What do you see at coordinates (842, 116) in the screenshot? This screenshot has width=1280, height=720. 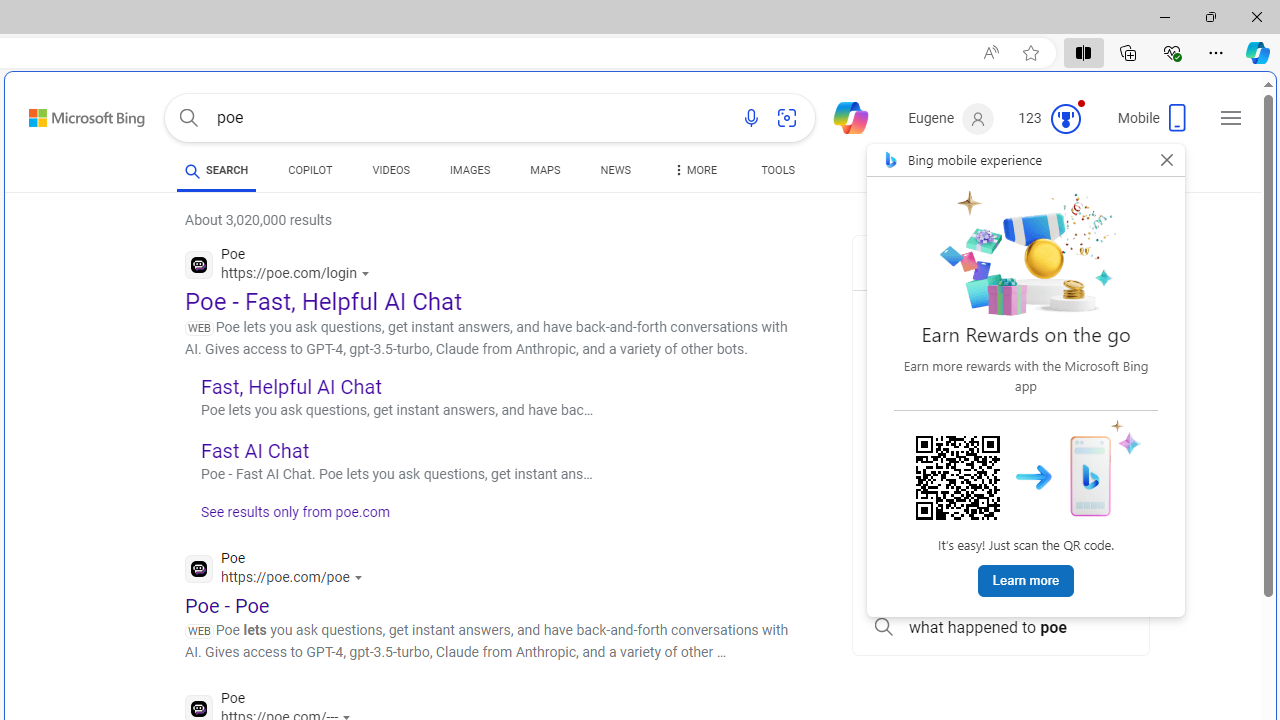 I see `'Chat'` at bounding box center [842, 116].